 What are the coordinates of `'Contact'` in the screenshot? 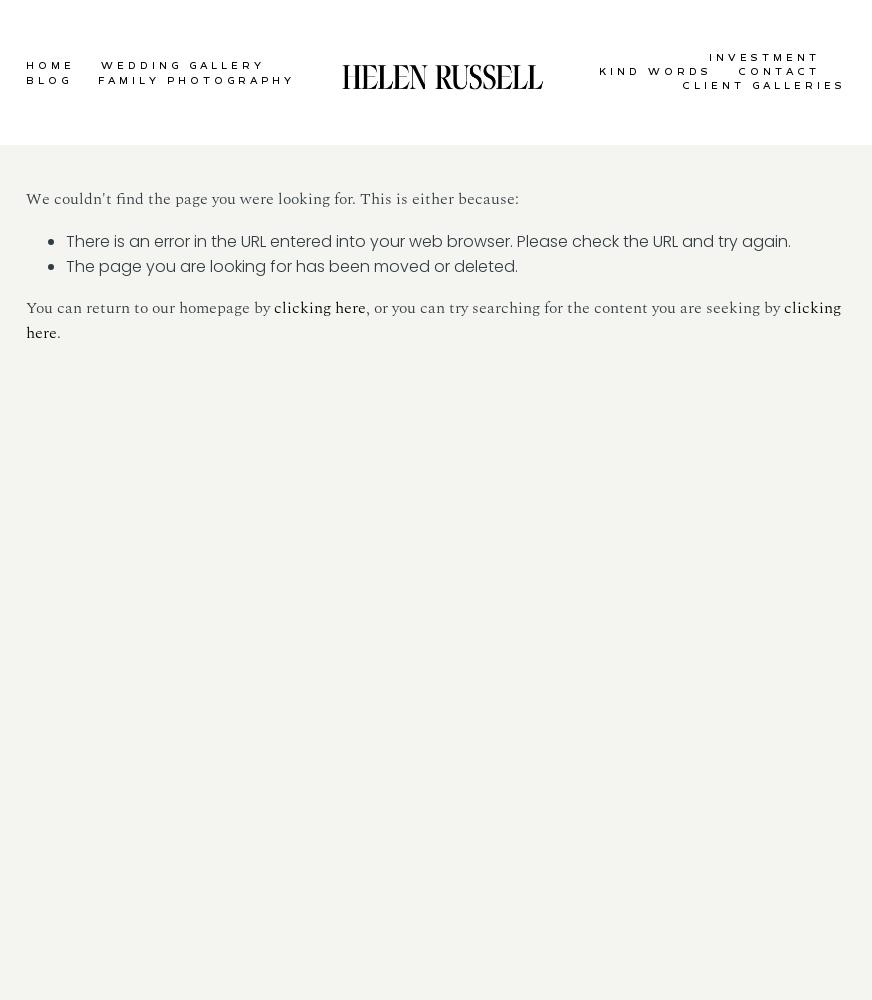 It's located at (777, 71).